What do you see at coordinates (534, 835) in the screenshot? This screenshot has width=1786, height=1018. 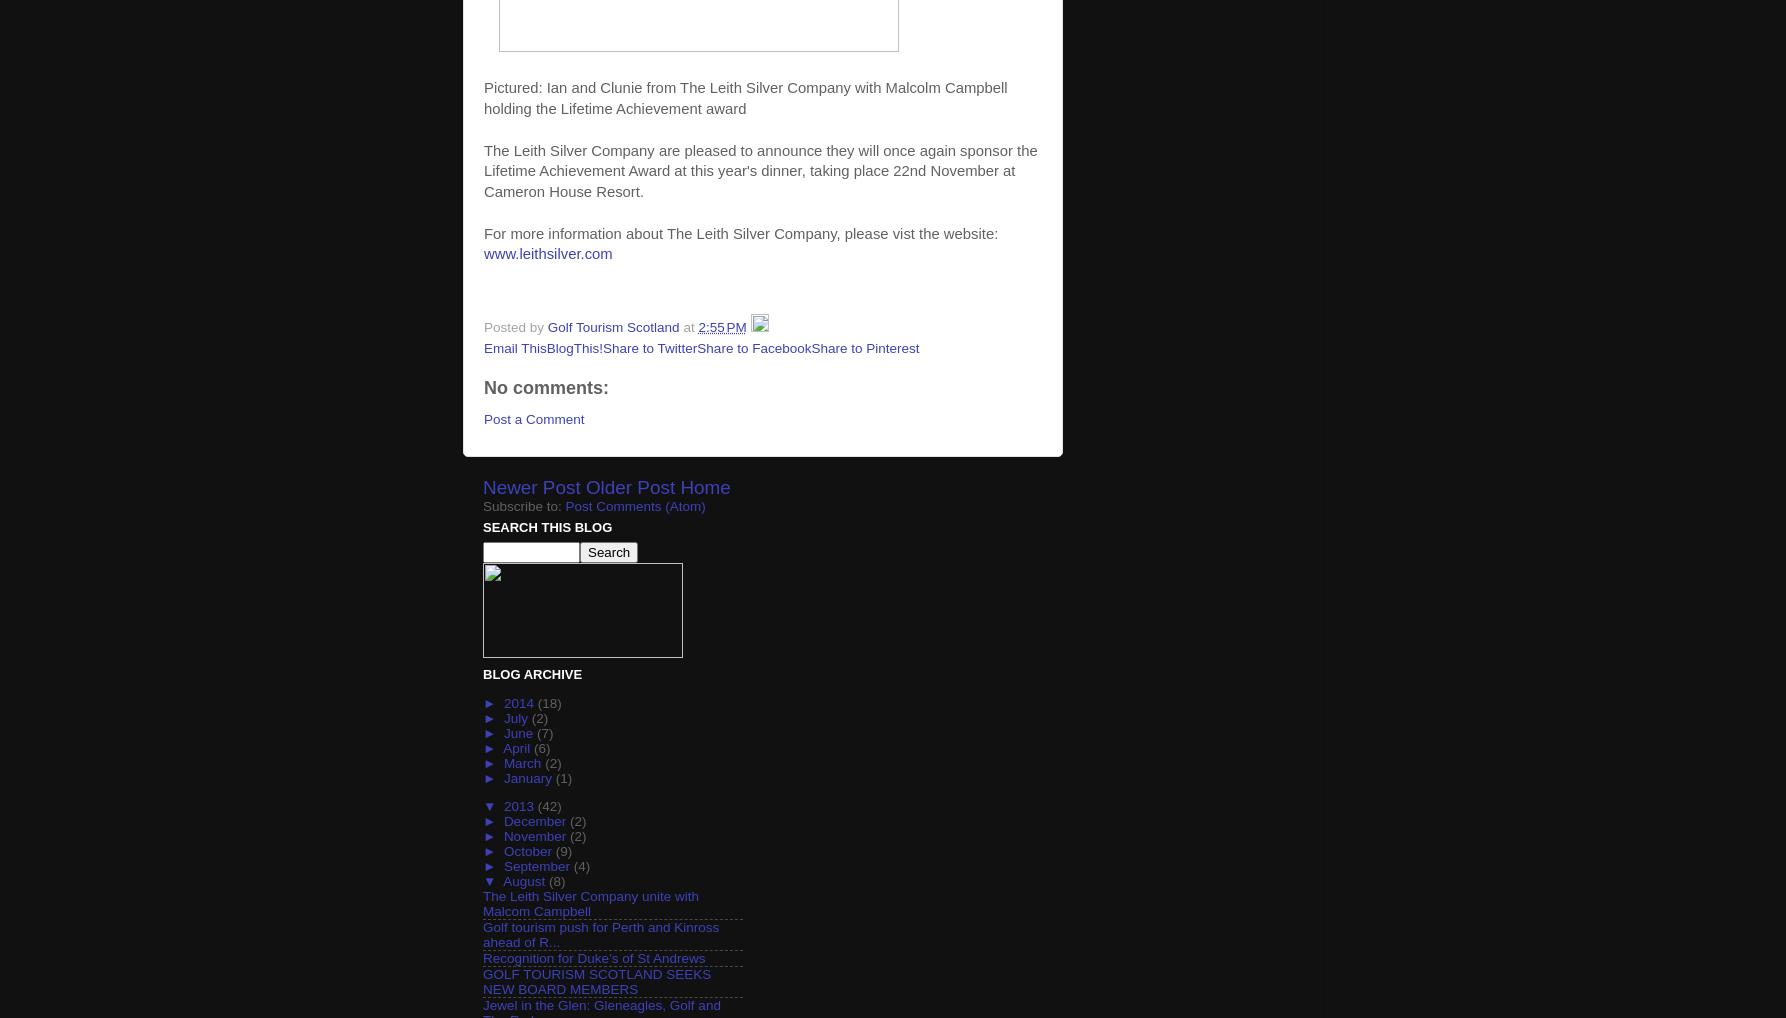 I see `'November'` at bounding box center [534, 835].